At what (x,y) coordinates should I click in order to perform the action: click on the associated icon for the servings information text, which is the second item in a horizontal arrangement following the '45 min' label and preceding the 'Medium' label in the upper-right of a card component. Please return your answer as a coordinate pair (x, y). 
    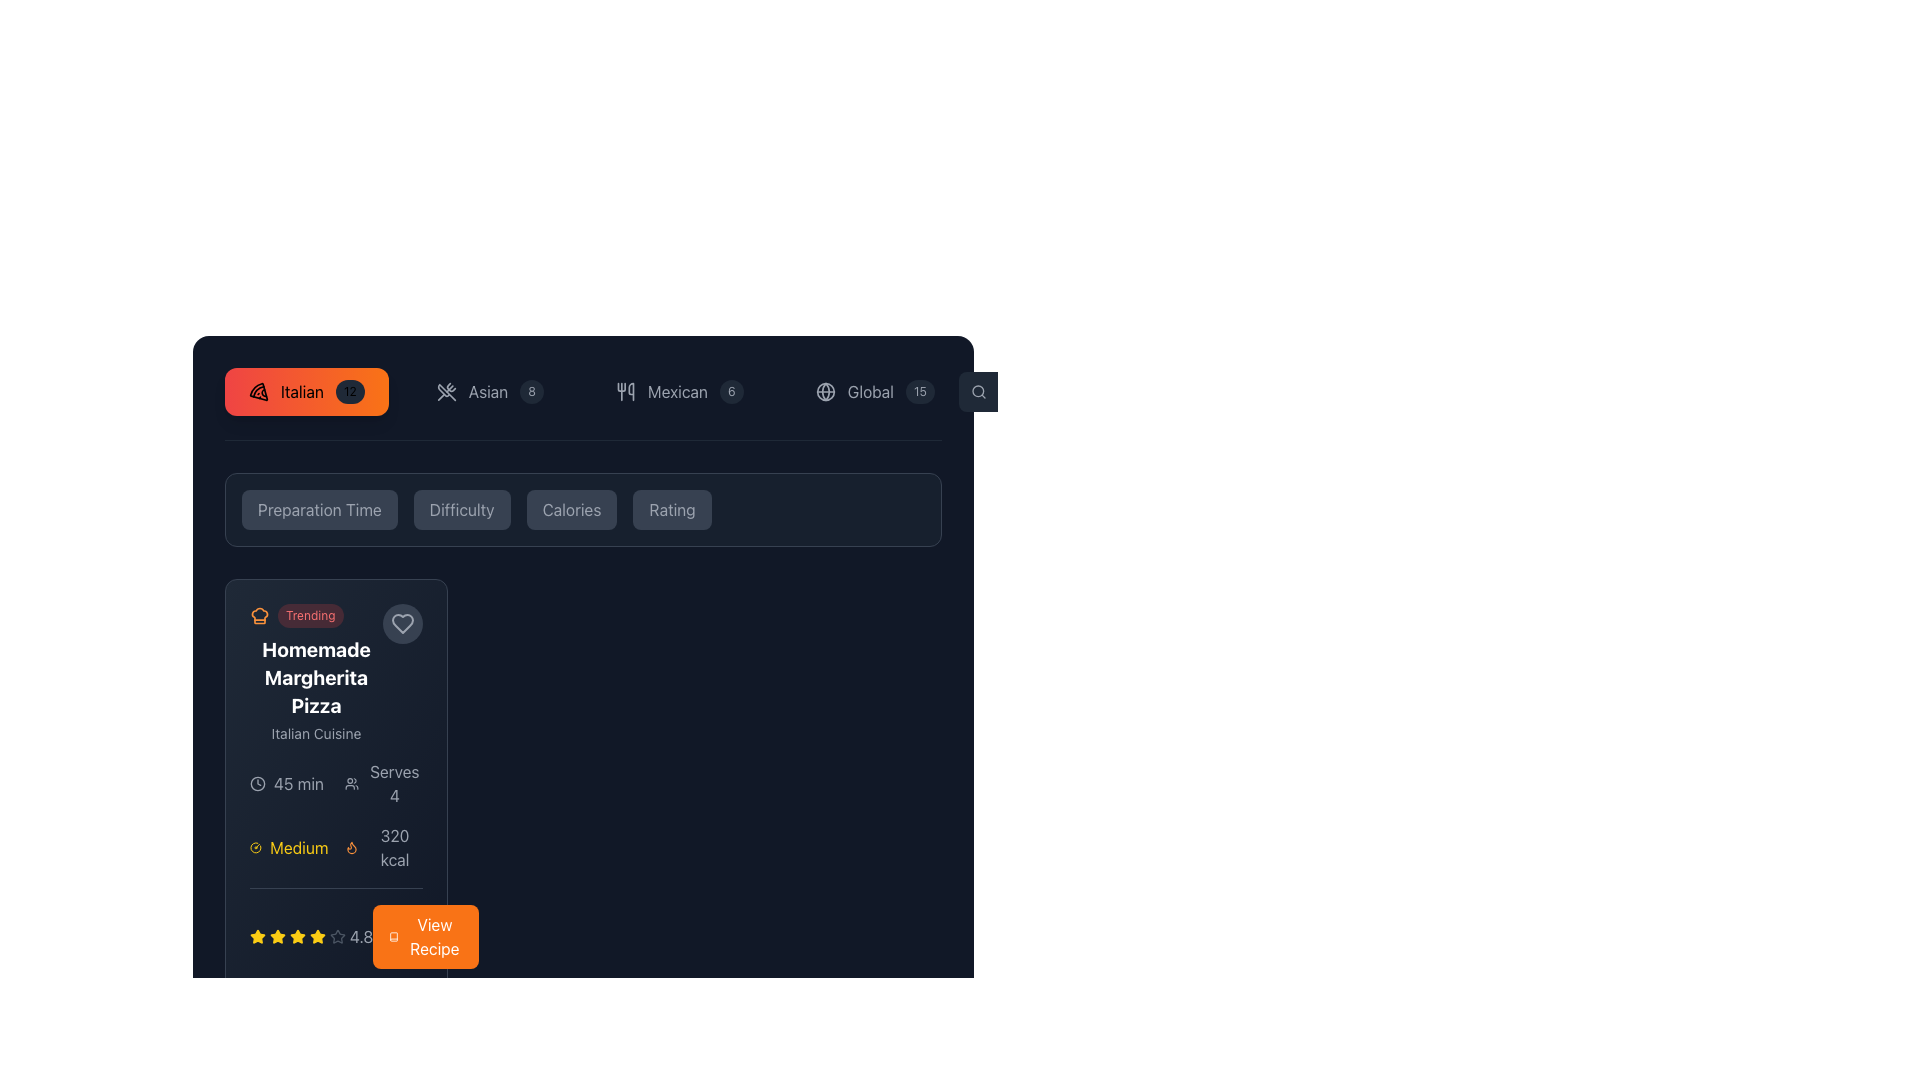
    Looking at the image, I should click on (383, 782).